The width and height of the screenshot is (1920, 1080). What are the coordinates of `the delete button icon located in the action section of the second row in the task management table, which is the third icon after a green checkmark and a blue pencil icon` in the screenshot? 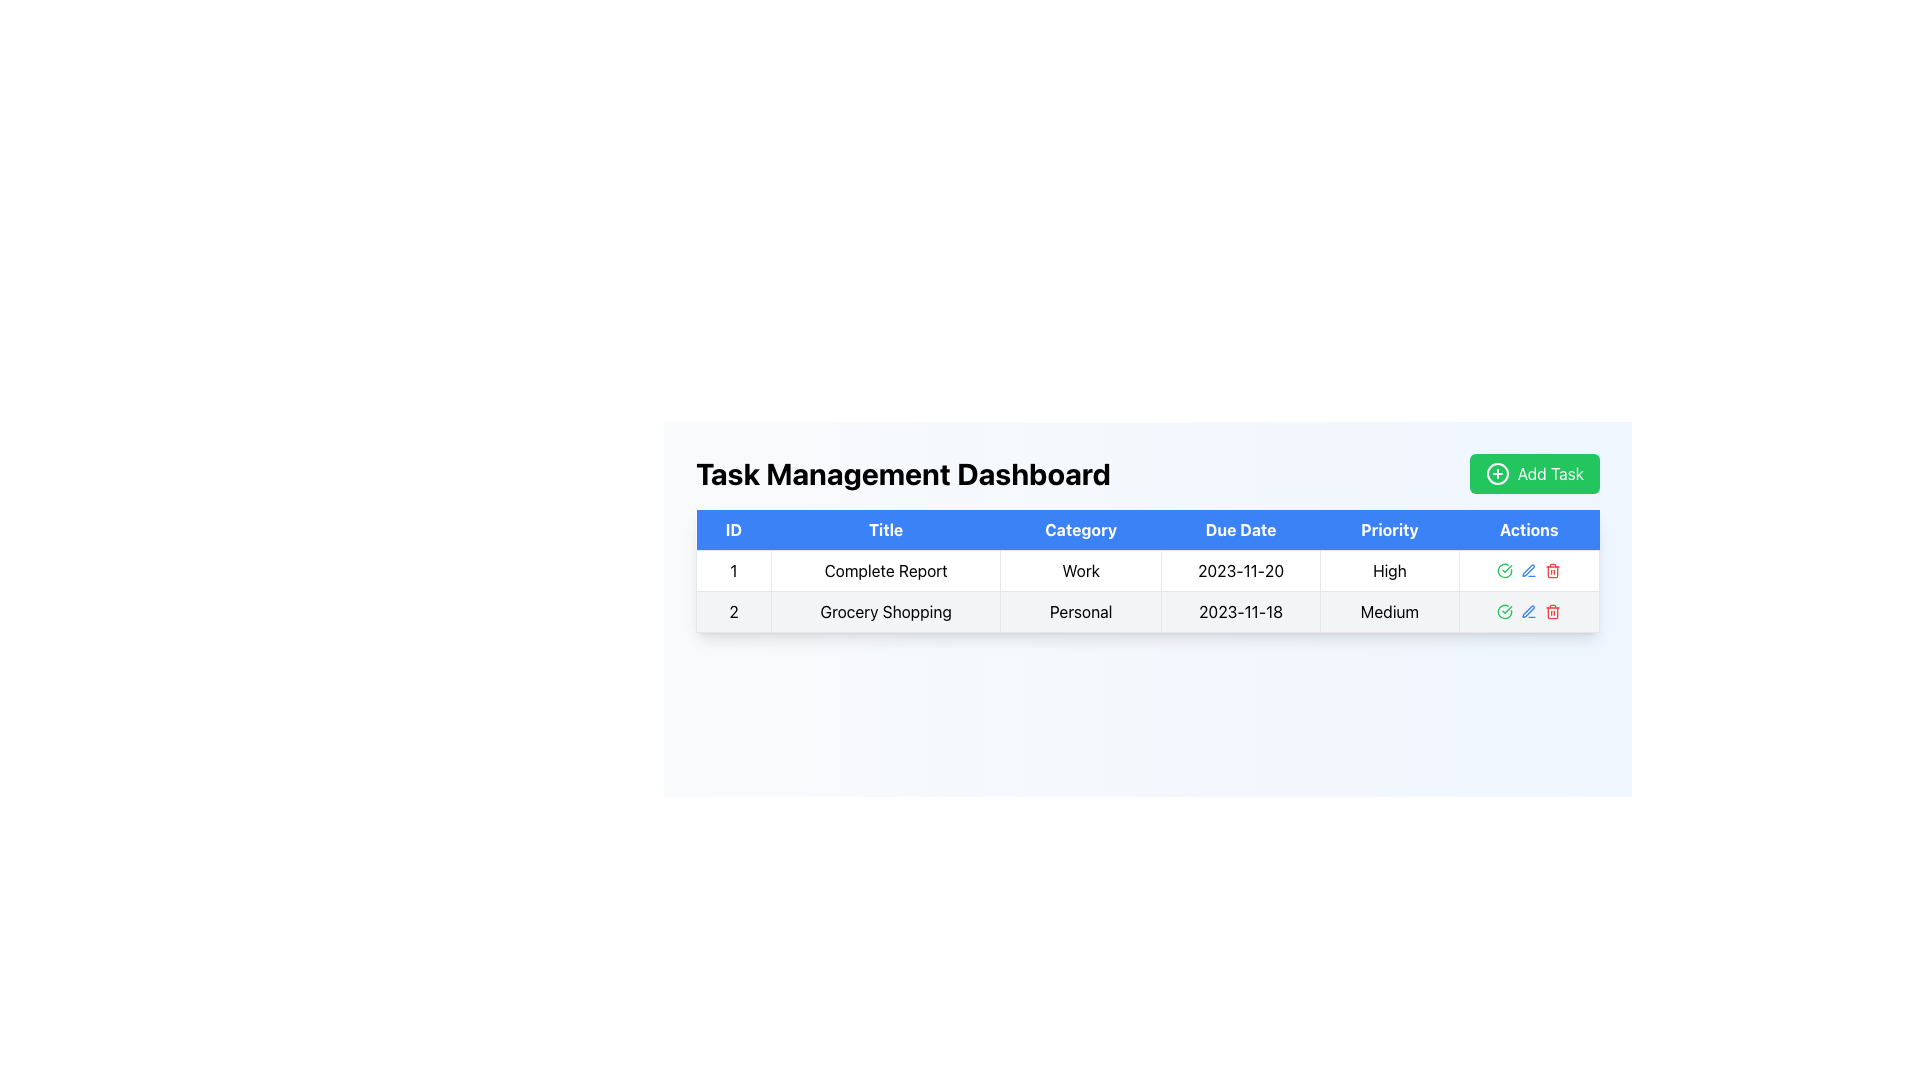 It's located at (1552, 570).